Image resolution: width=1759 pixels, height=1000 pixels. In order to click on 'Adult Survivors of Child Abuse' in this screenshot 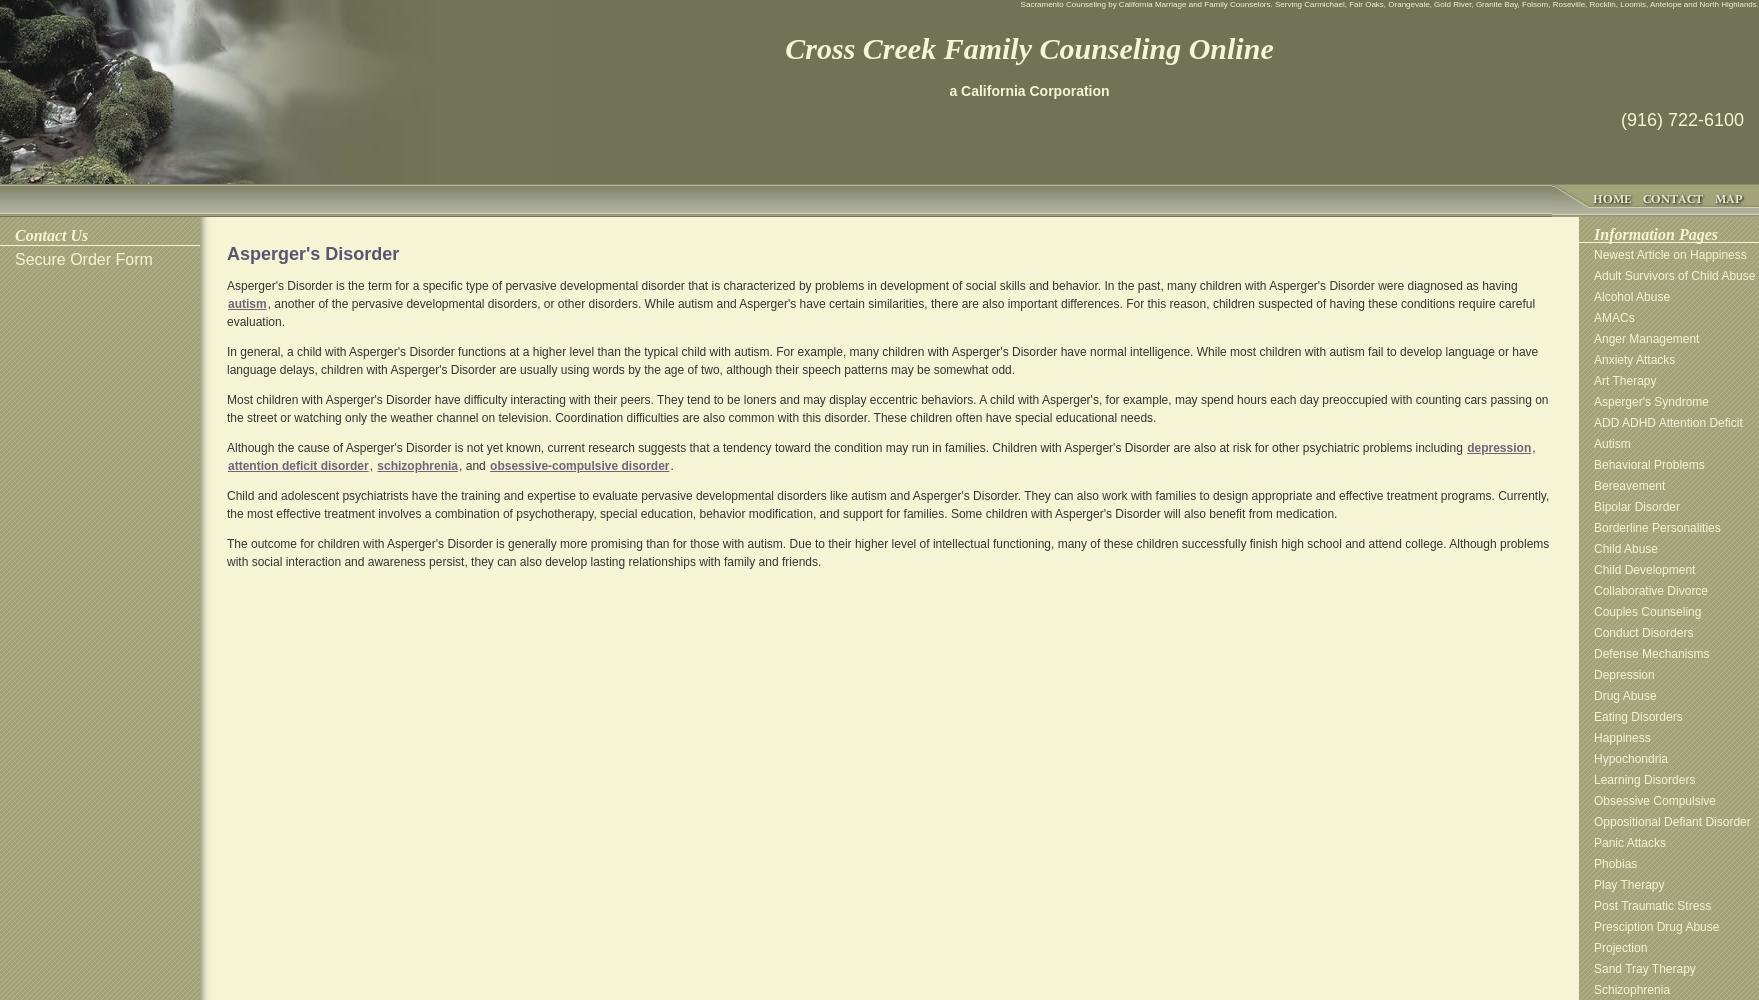, I will do `click(1673, 276)`.